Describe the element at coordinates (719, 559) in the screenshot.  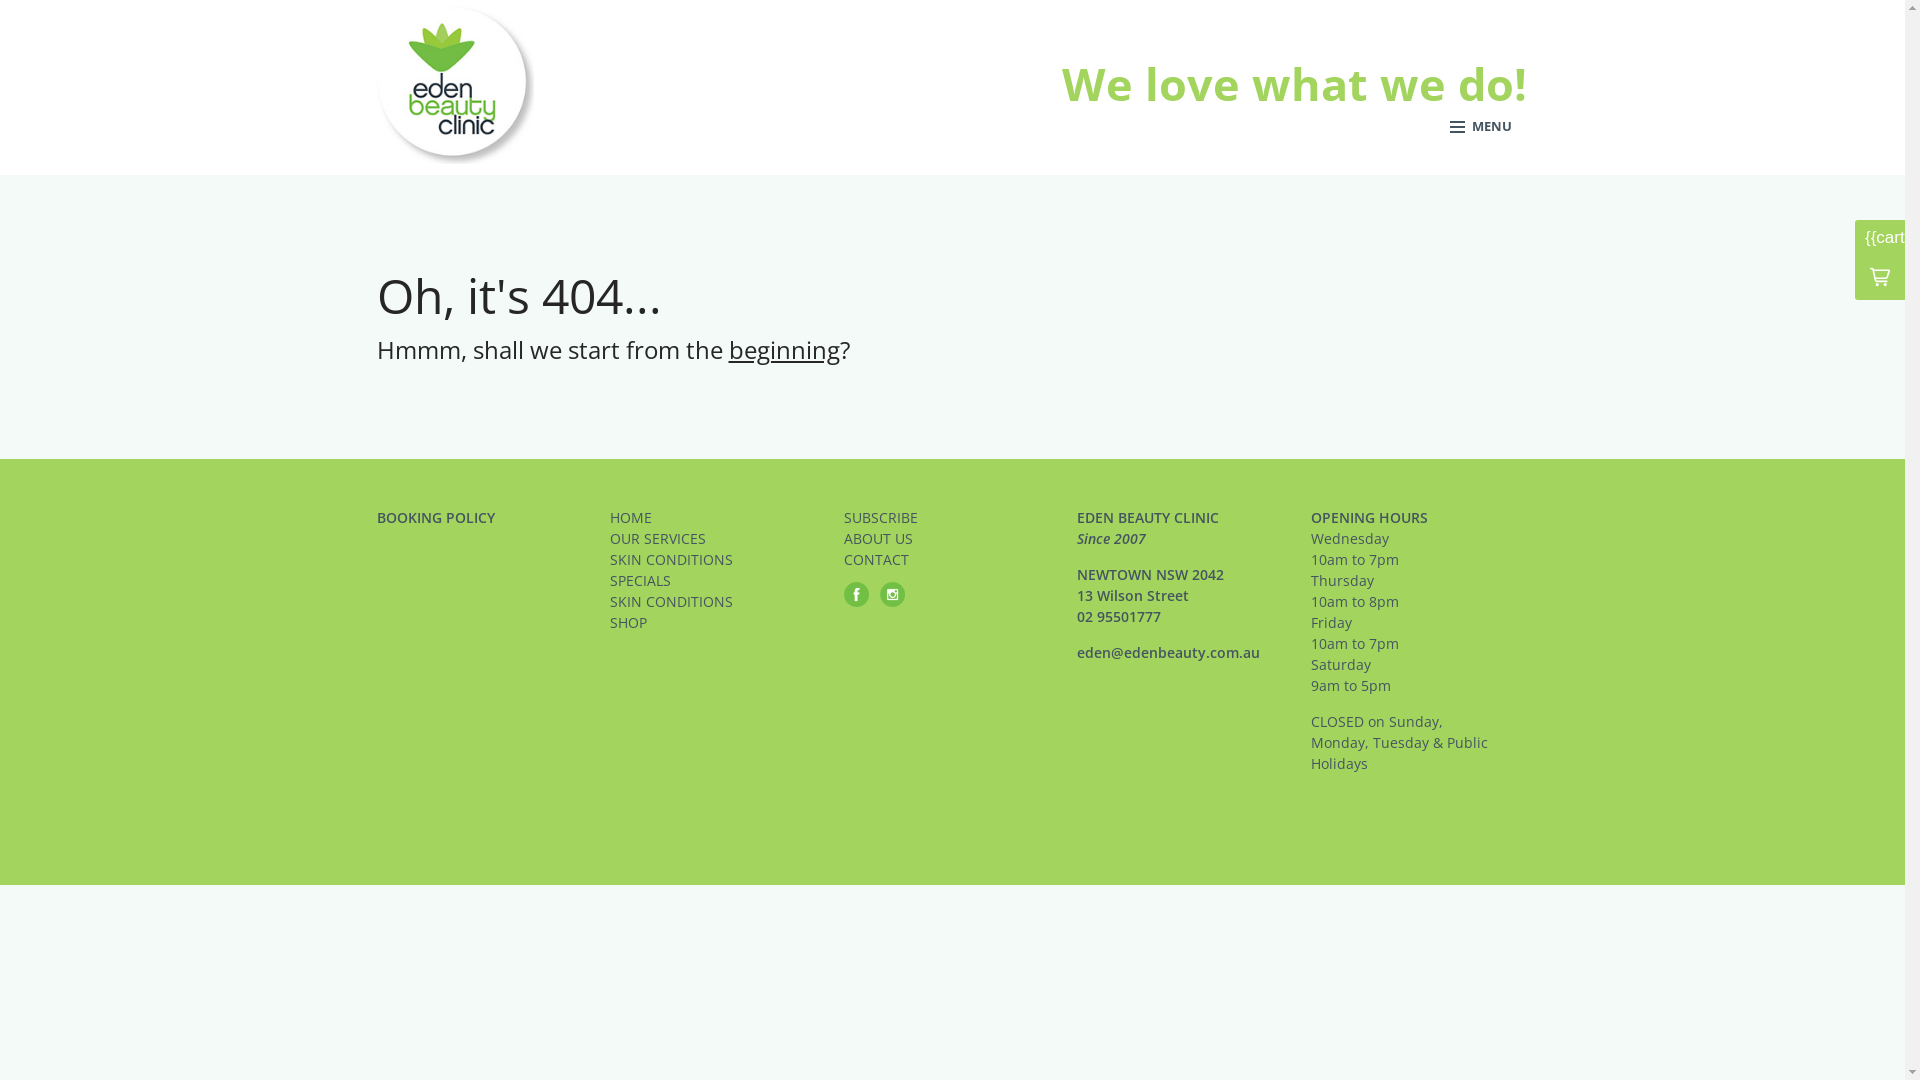
I see `'SKIN CONDITIONS'` at that location.